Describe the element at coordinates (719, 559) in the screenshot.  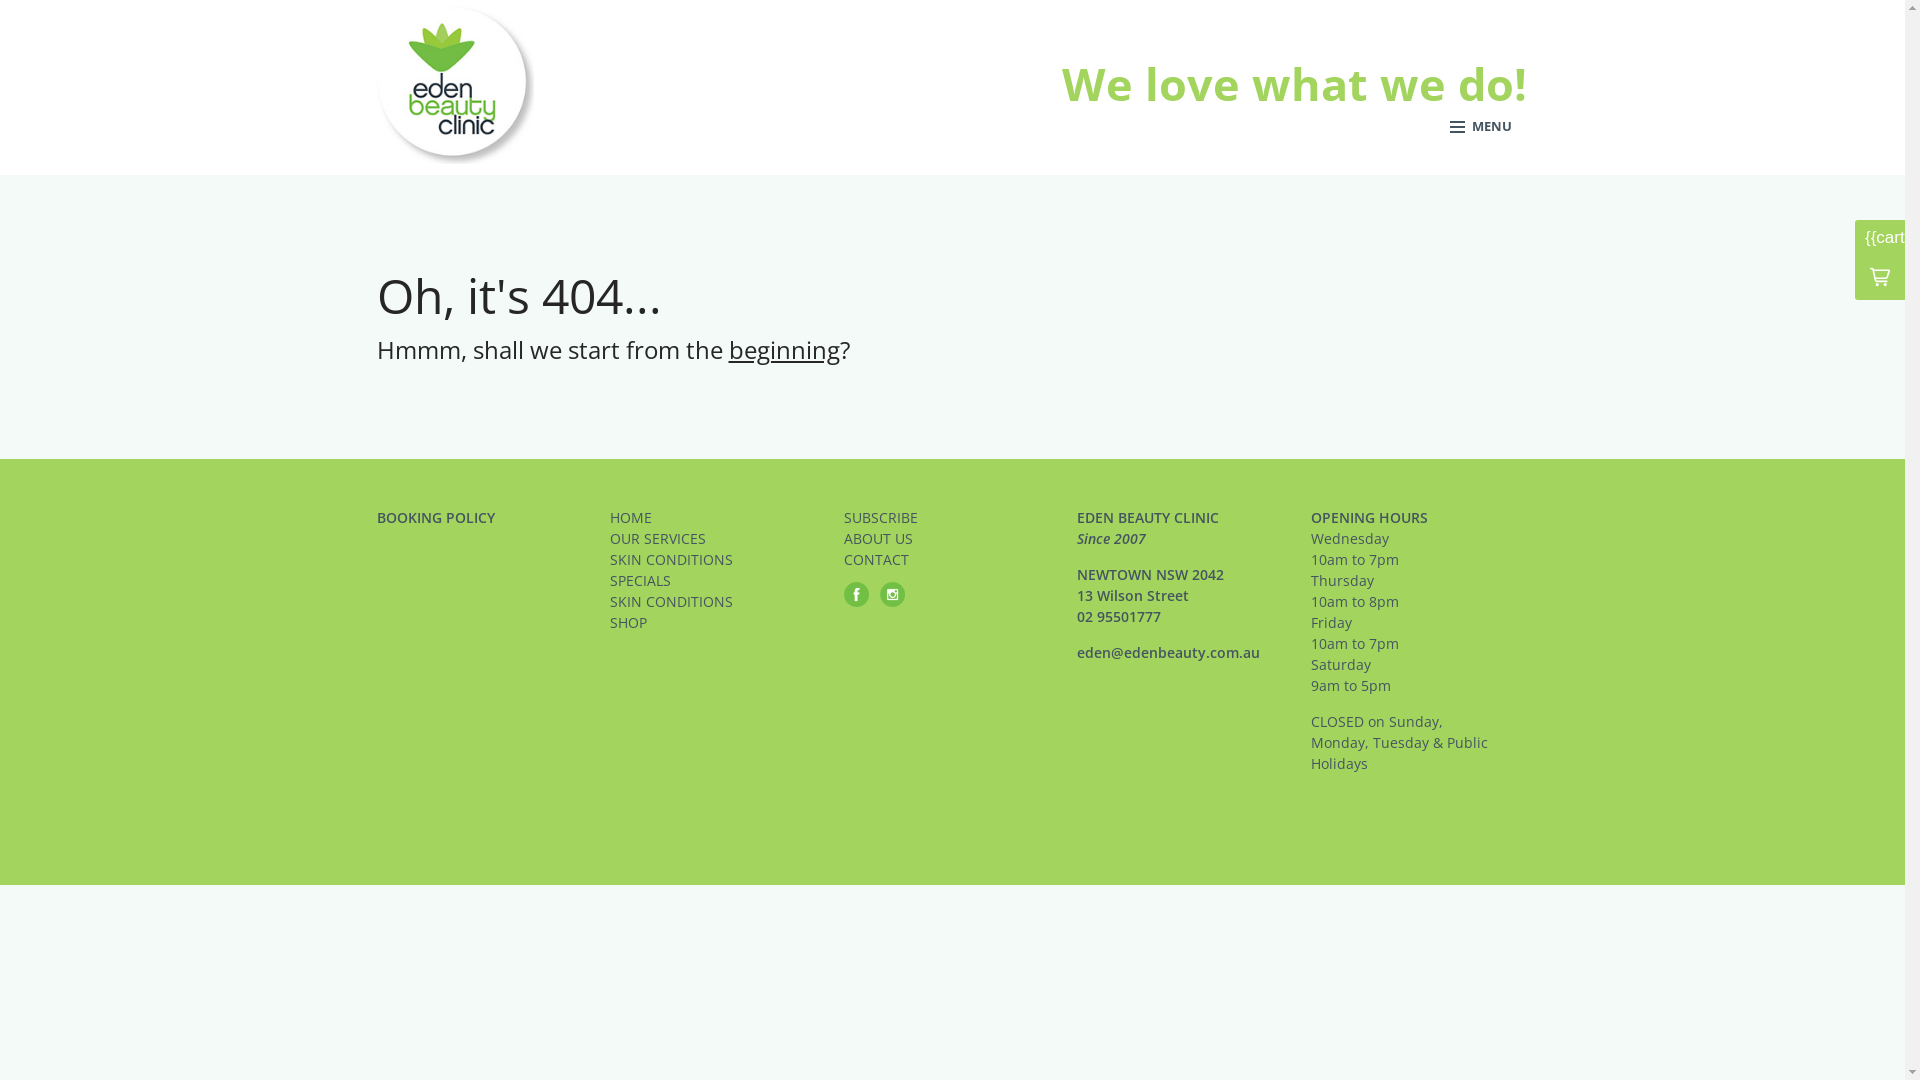
I see `'SKIN CONDITIONS'` at that location.